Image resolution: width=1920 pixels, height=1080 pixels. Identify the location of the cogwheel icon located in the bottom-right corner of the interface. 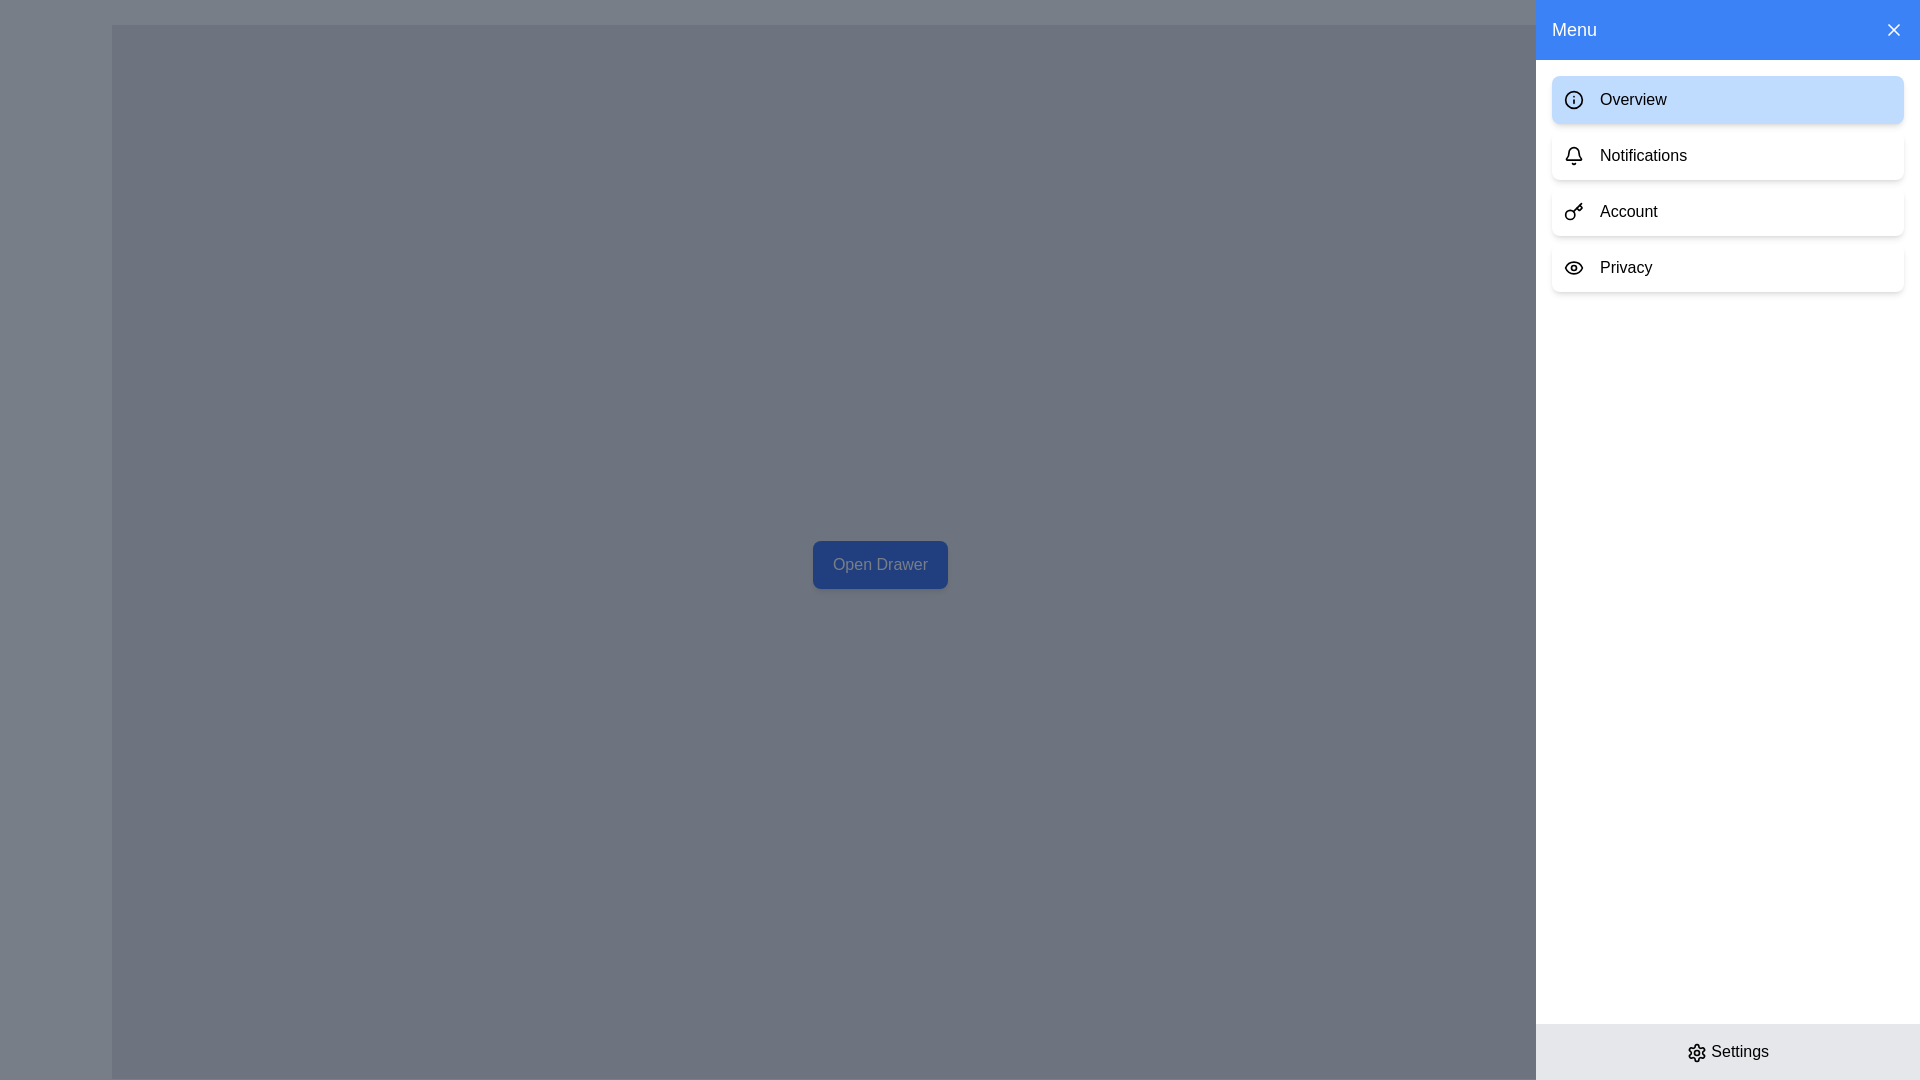
(1695, 1051).